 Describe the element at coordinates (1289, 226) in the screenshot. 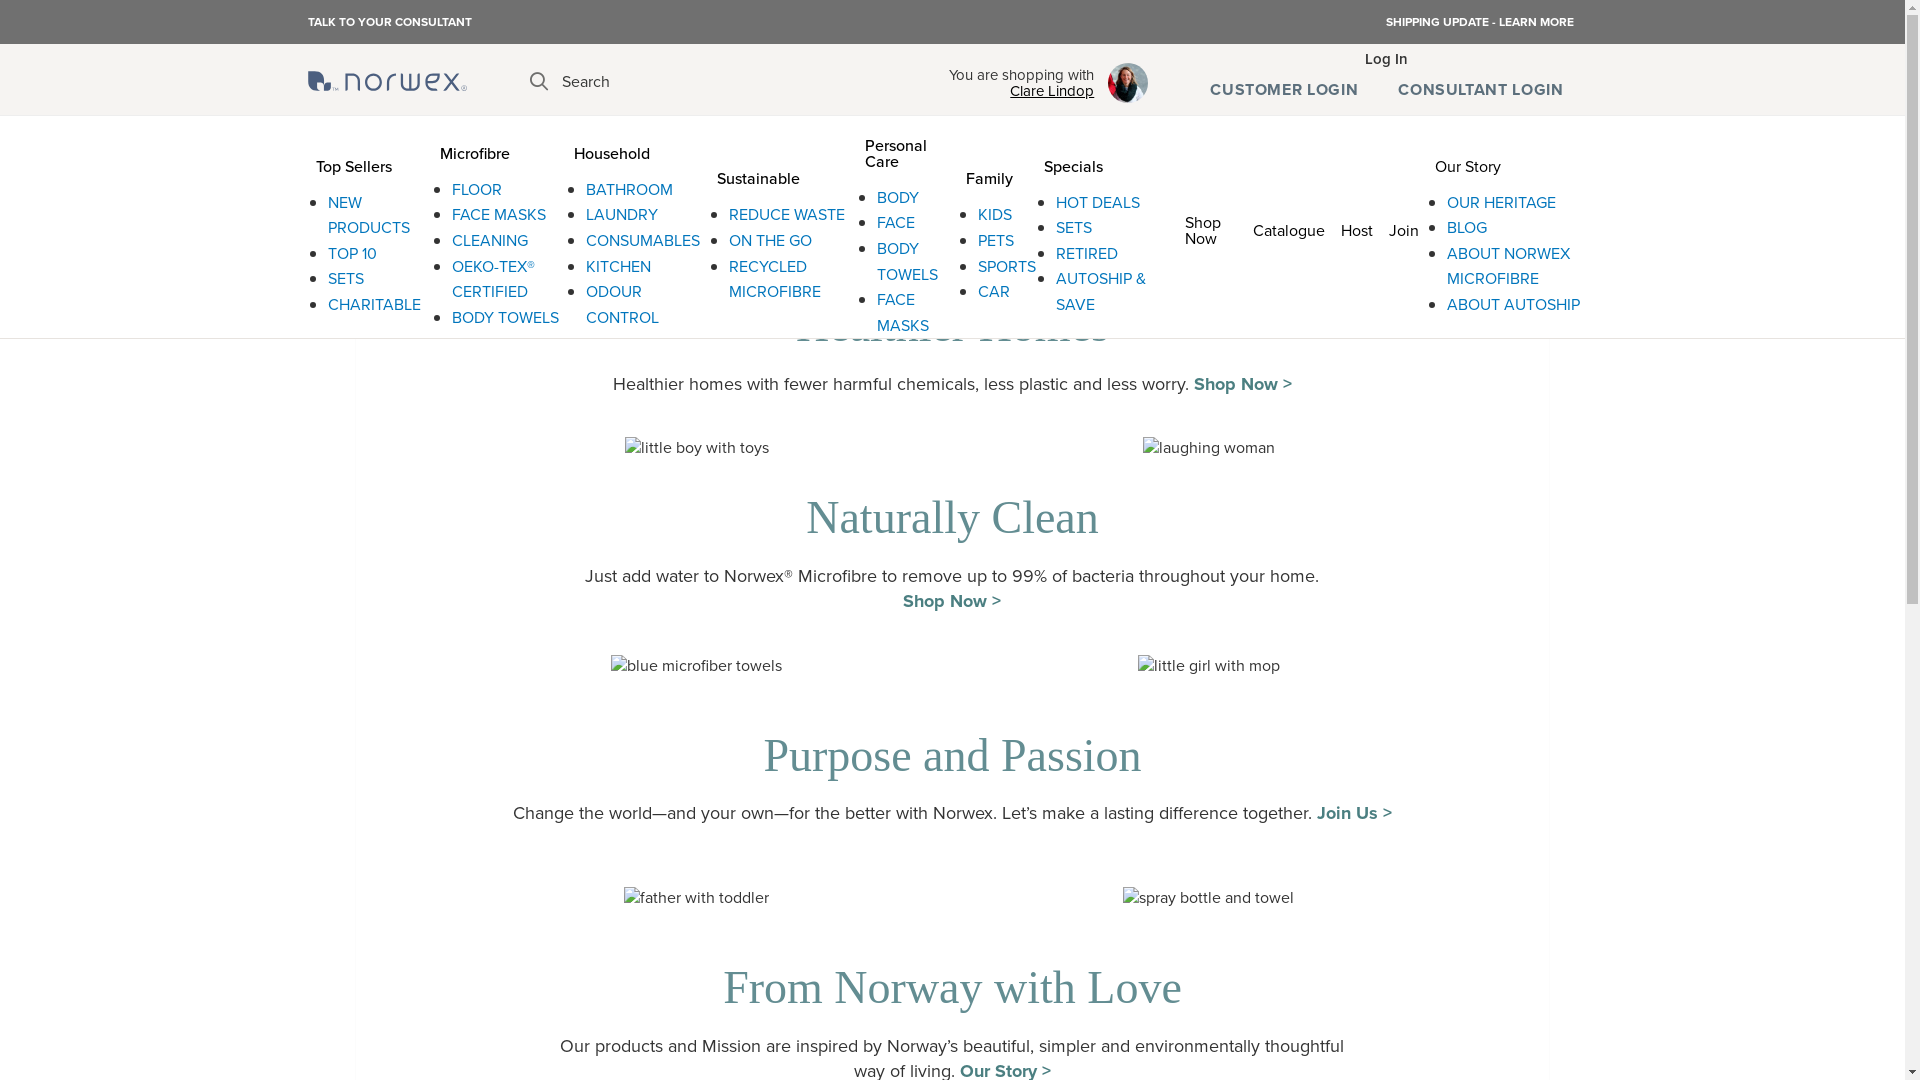

I see `'Catalogue'` at that location.